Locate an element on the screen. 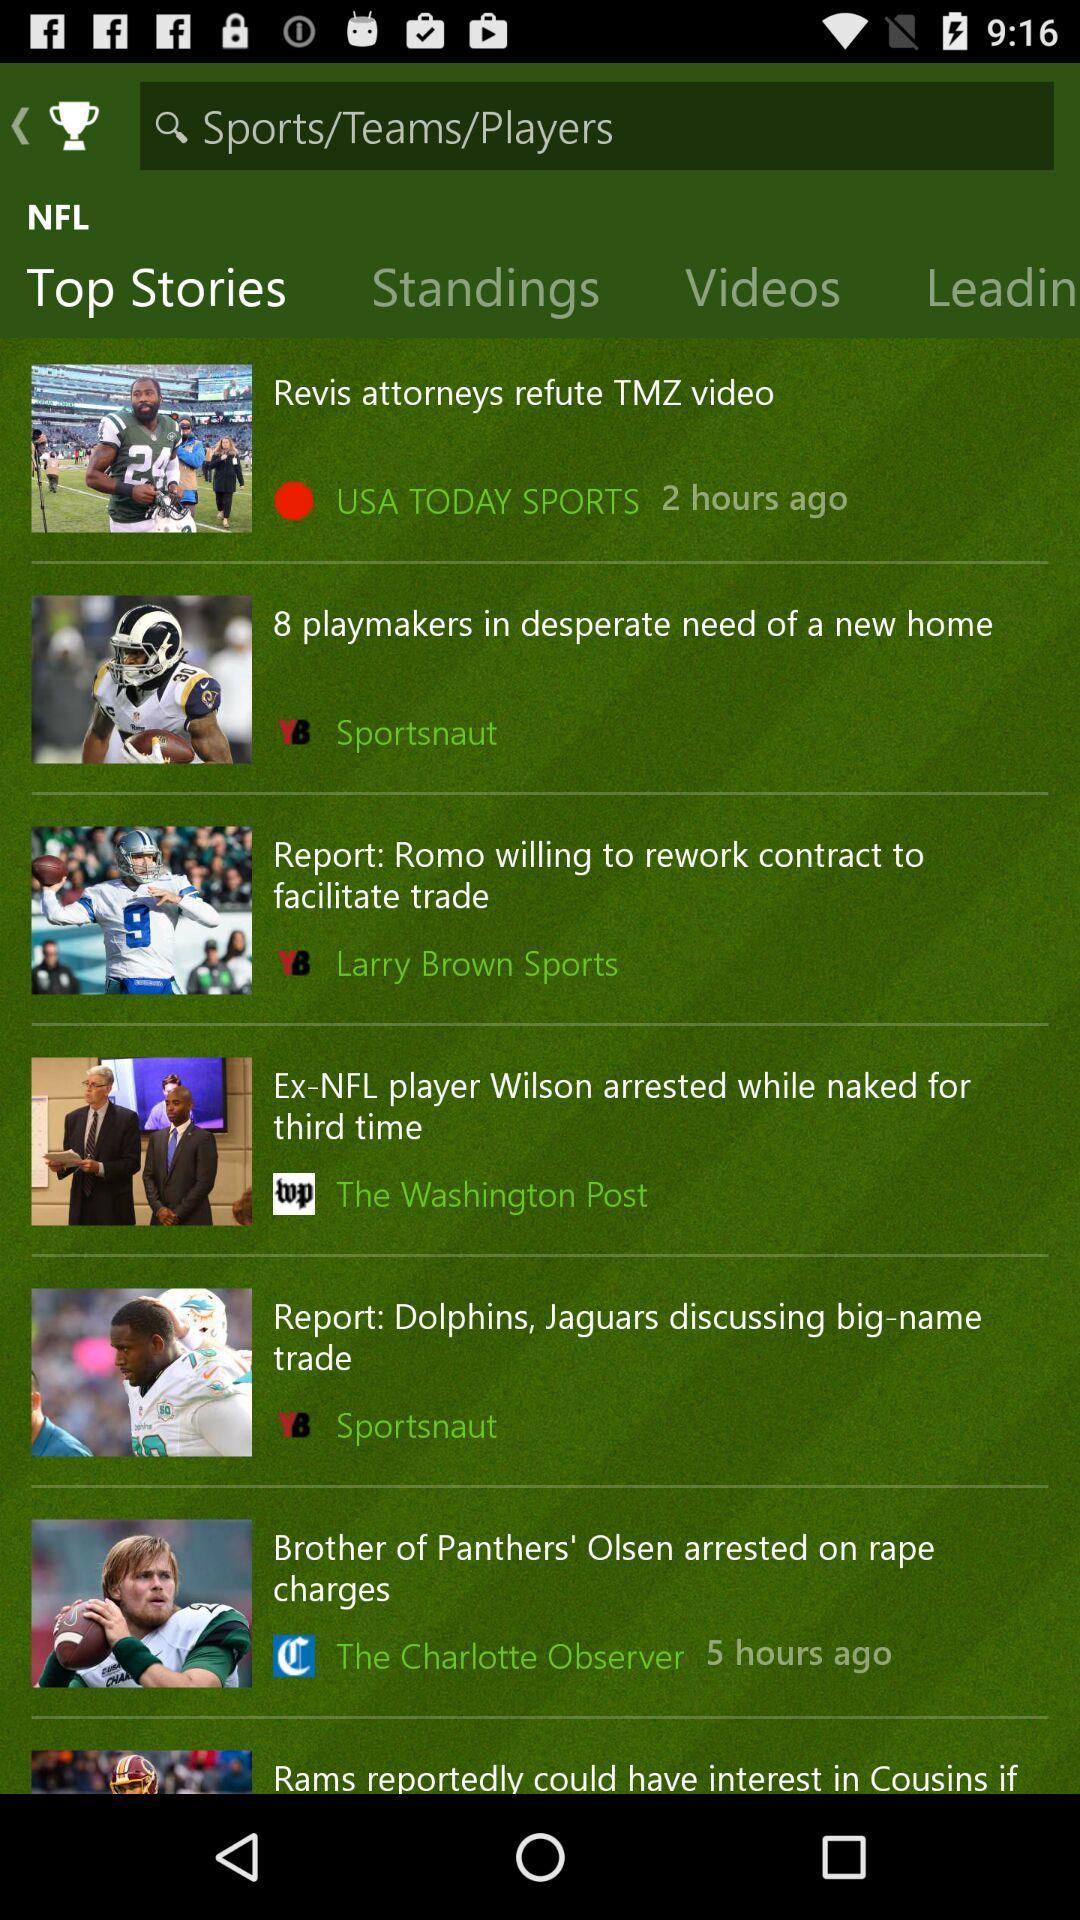 The height and width of the screenshot is (1920, 1080). the icon below nfl is located at coordinates (777, 290).